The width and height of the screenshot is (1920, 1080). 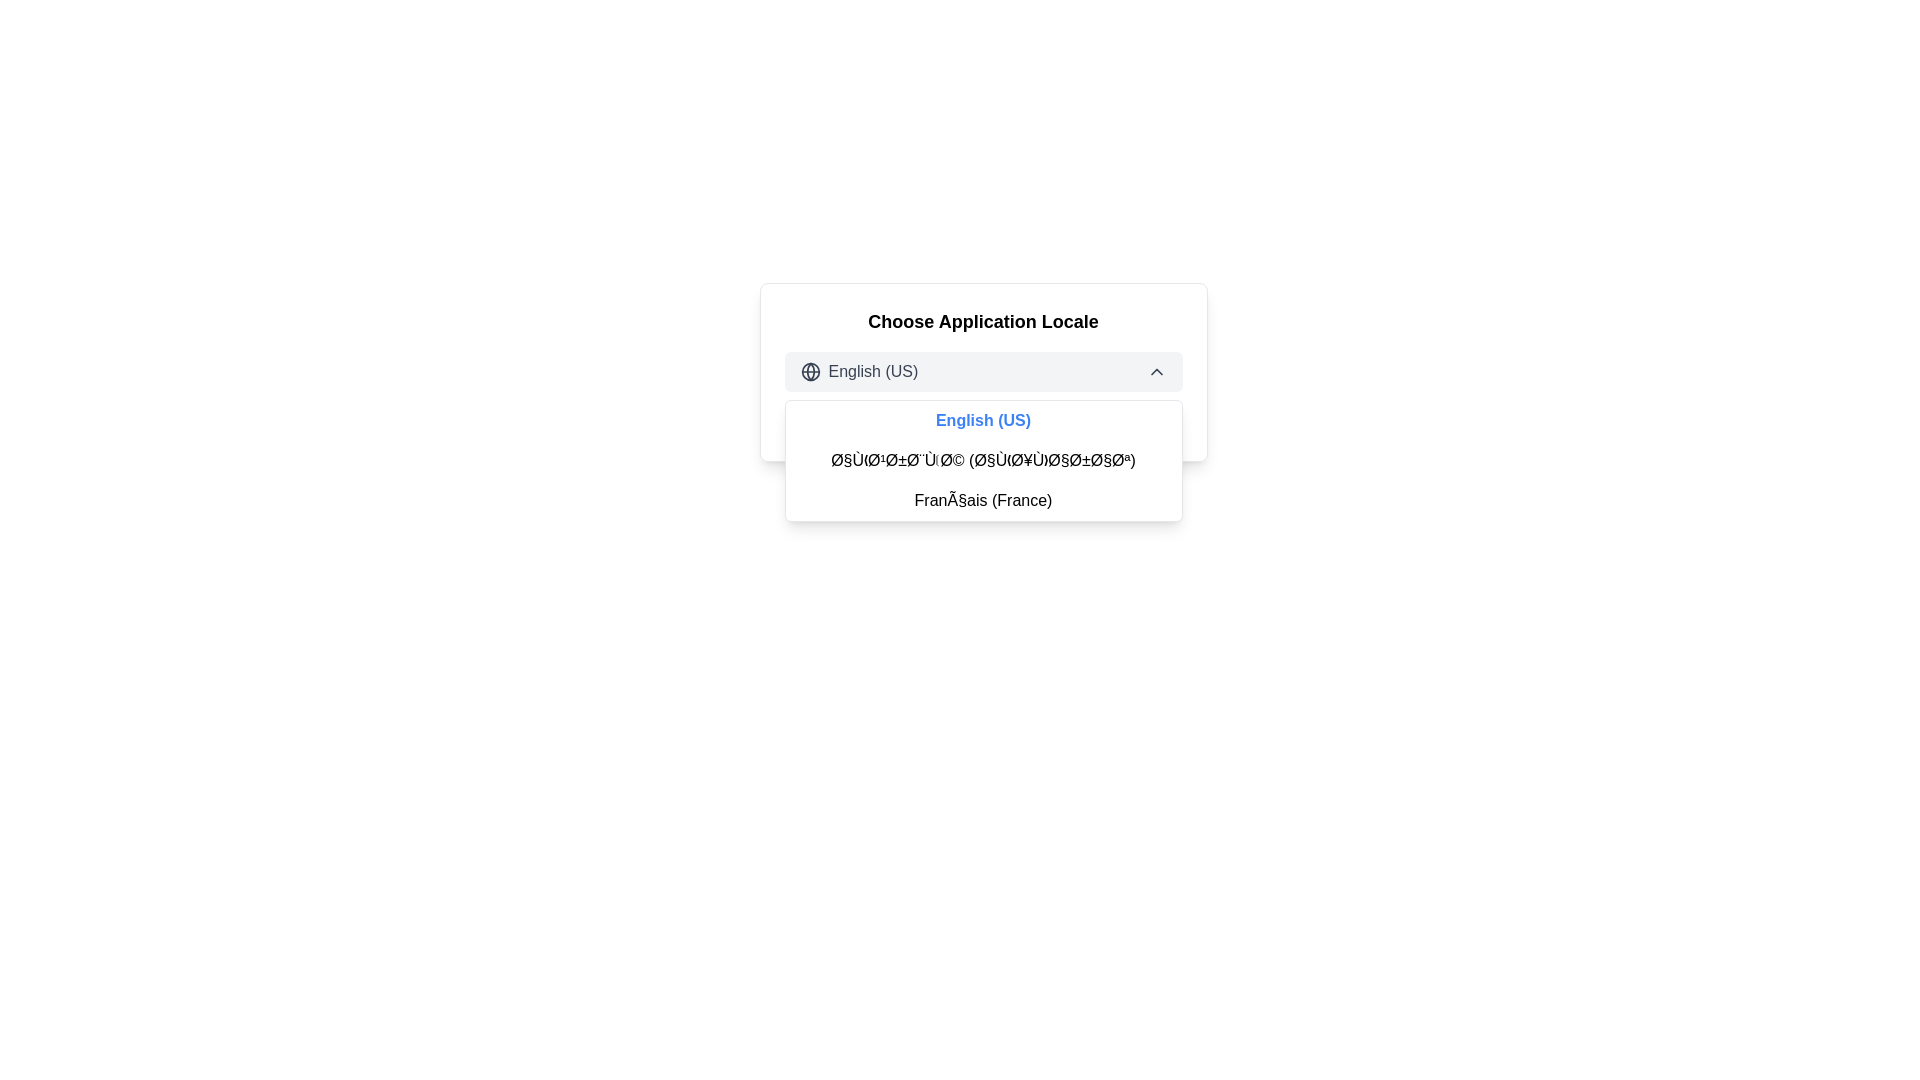 I want to click on the small globe icon located on the left side of the 'English (US)' text in the language selector interface, so click(x=810, y=371).